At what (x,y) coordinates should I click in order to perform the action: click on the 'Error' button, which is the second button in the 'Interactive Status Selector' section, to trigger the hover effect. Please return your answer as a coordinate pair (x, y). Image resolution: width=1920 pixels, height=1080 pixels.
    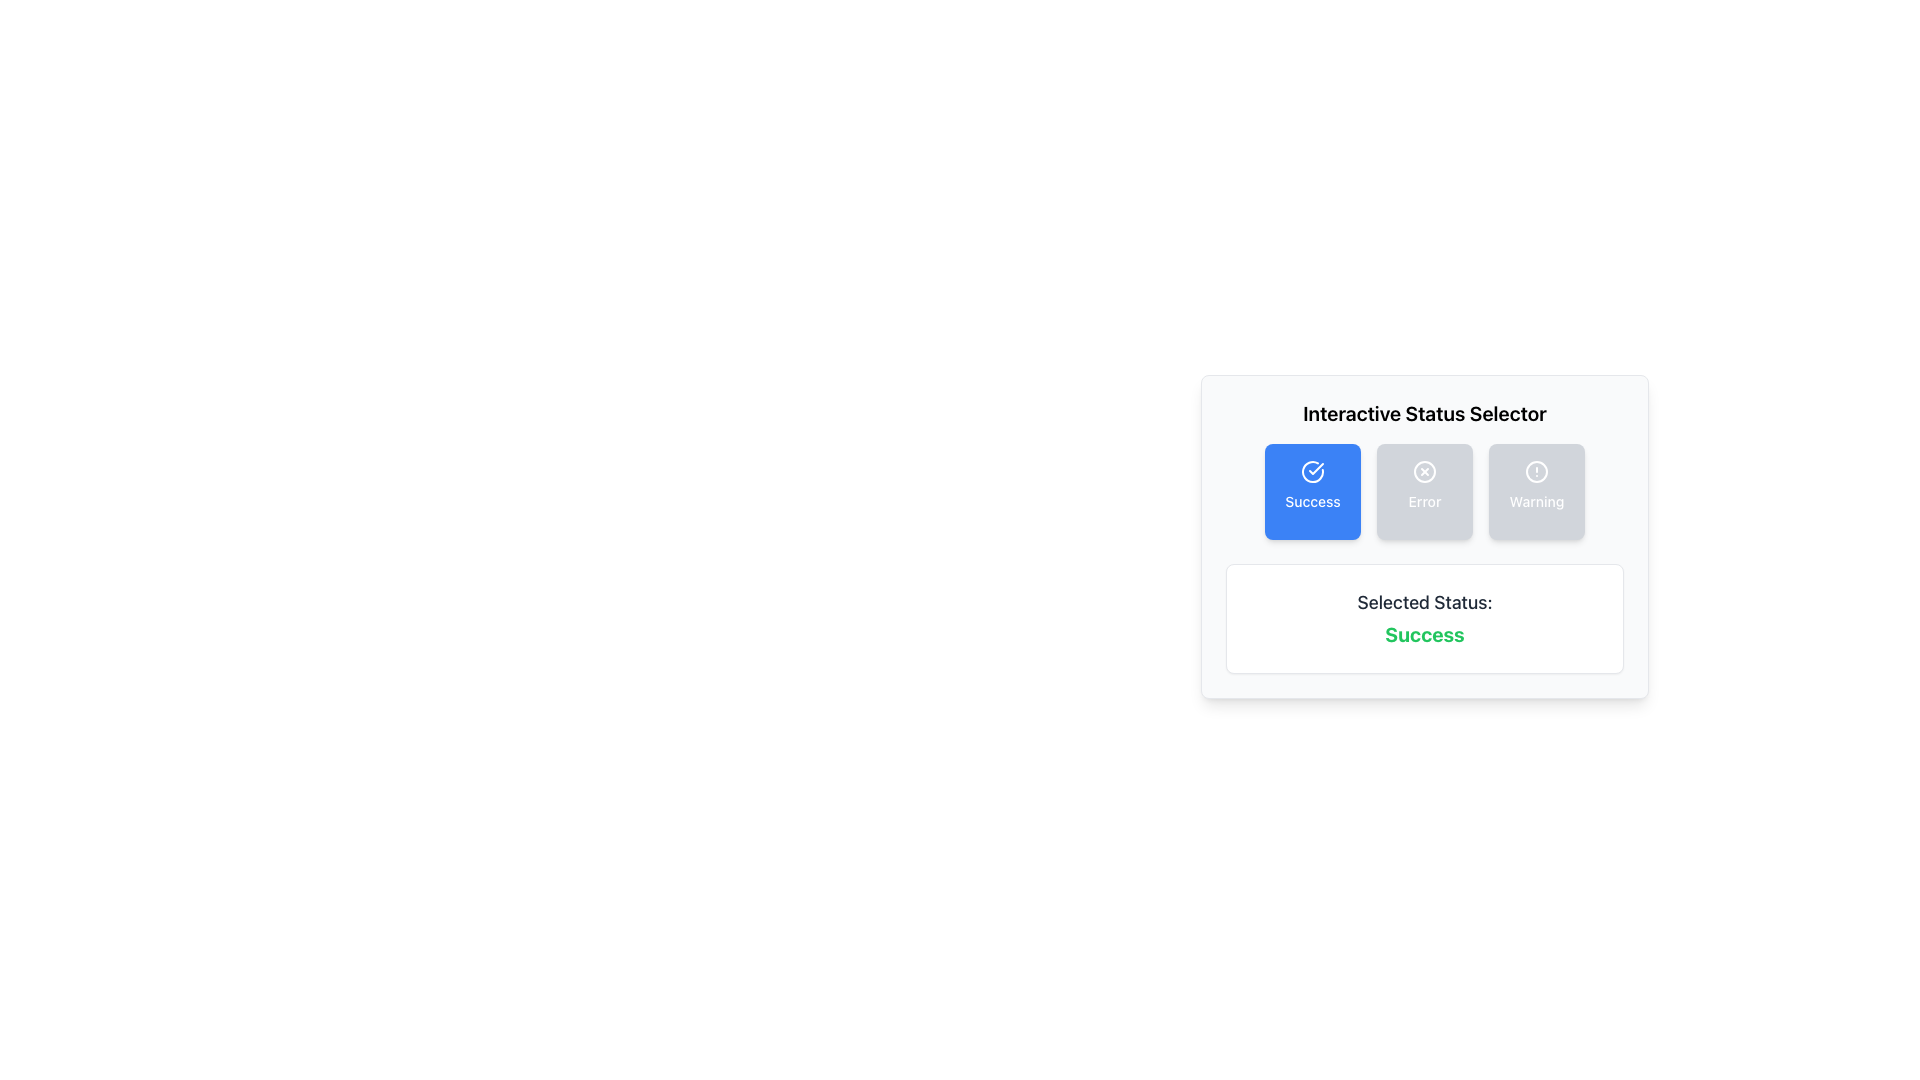
    Looking at the image, I should click on (1424, 492).